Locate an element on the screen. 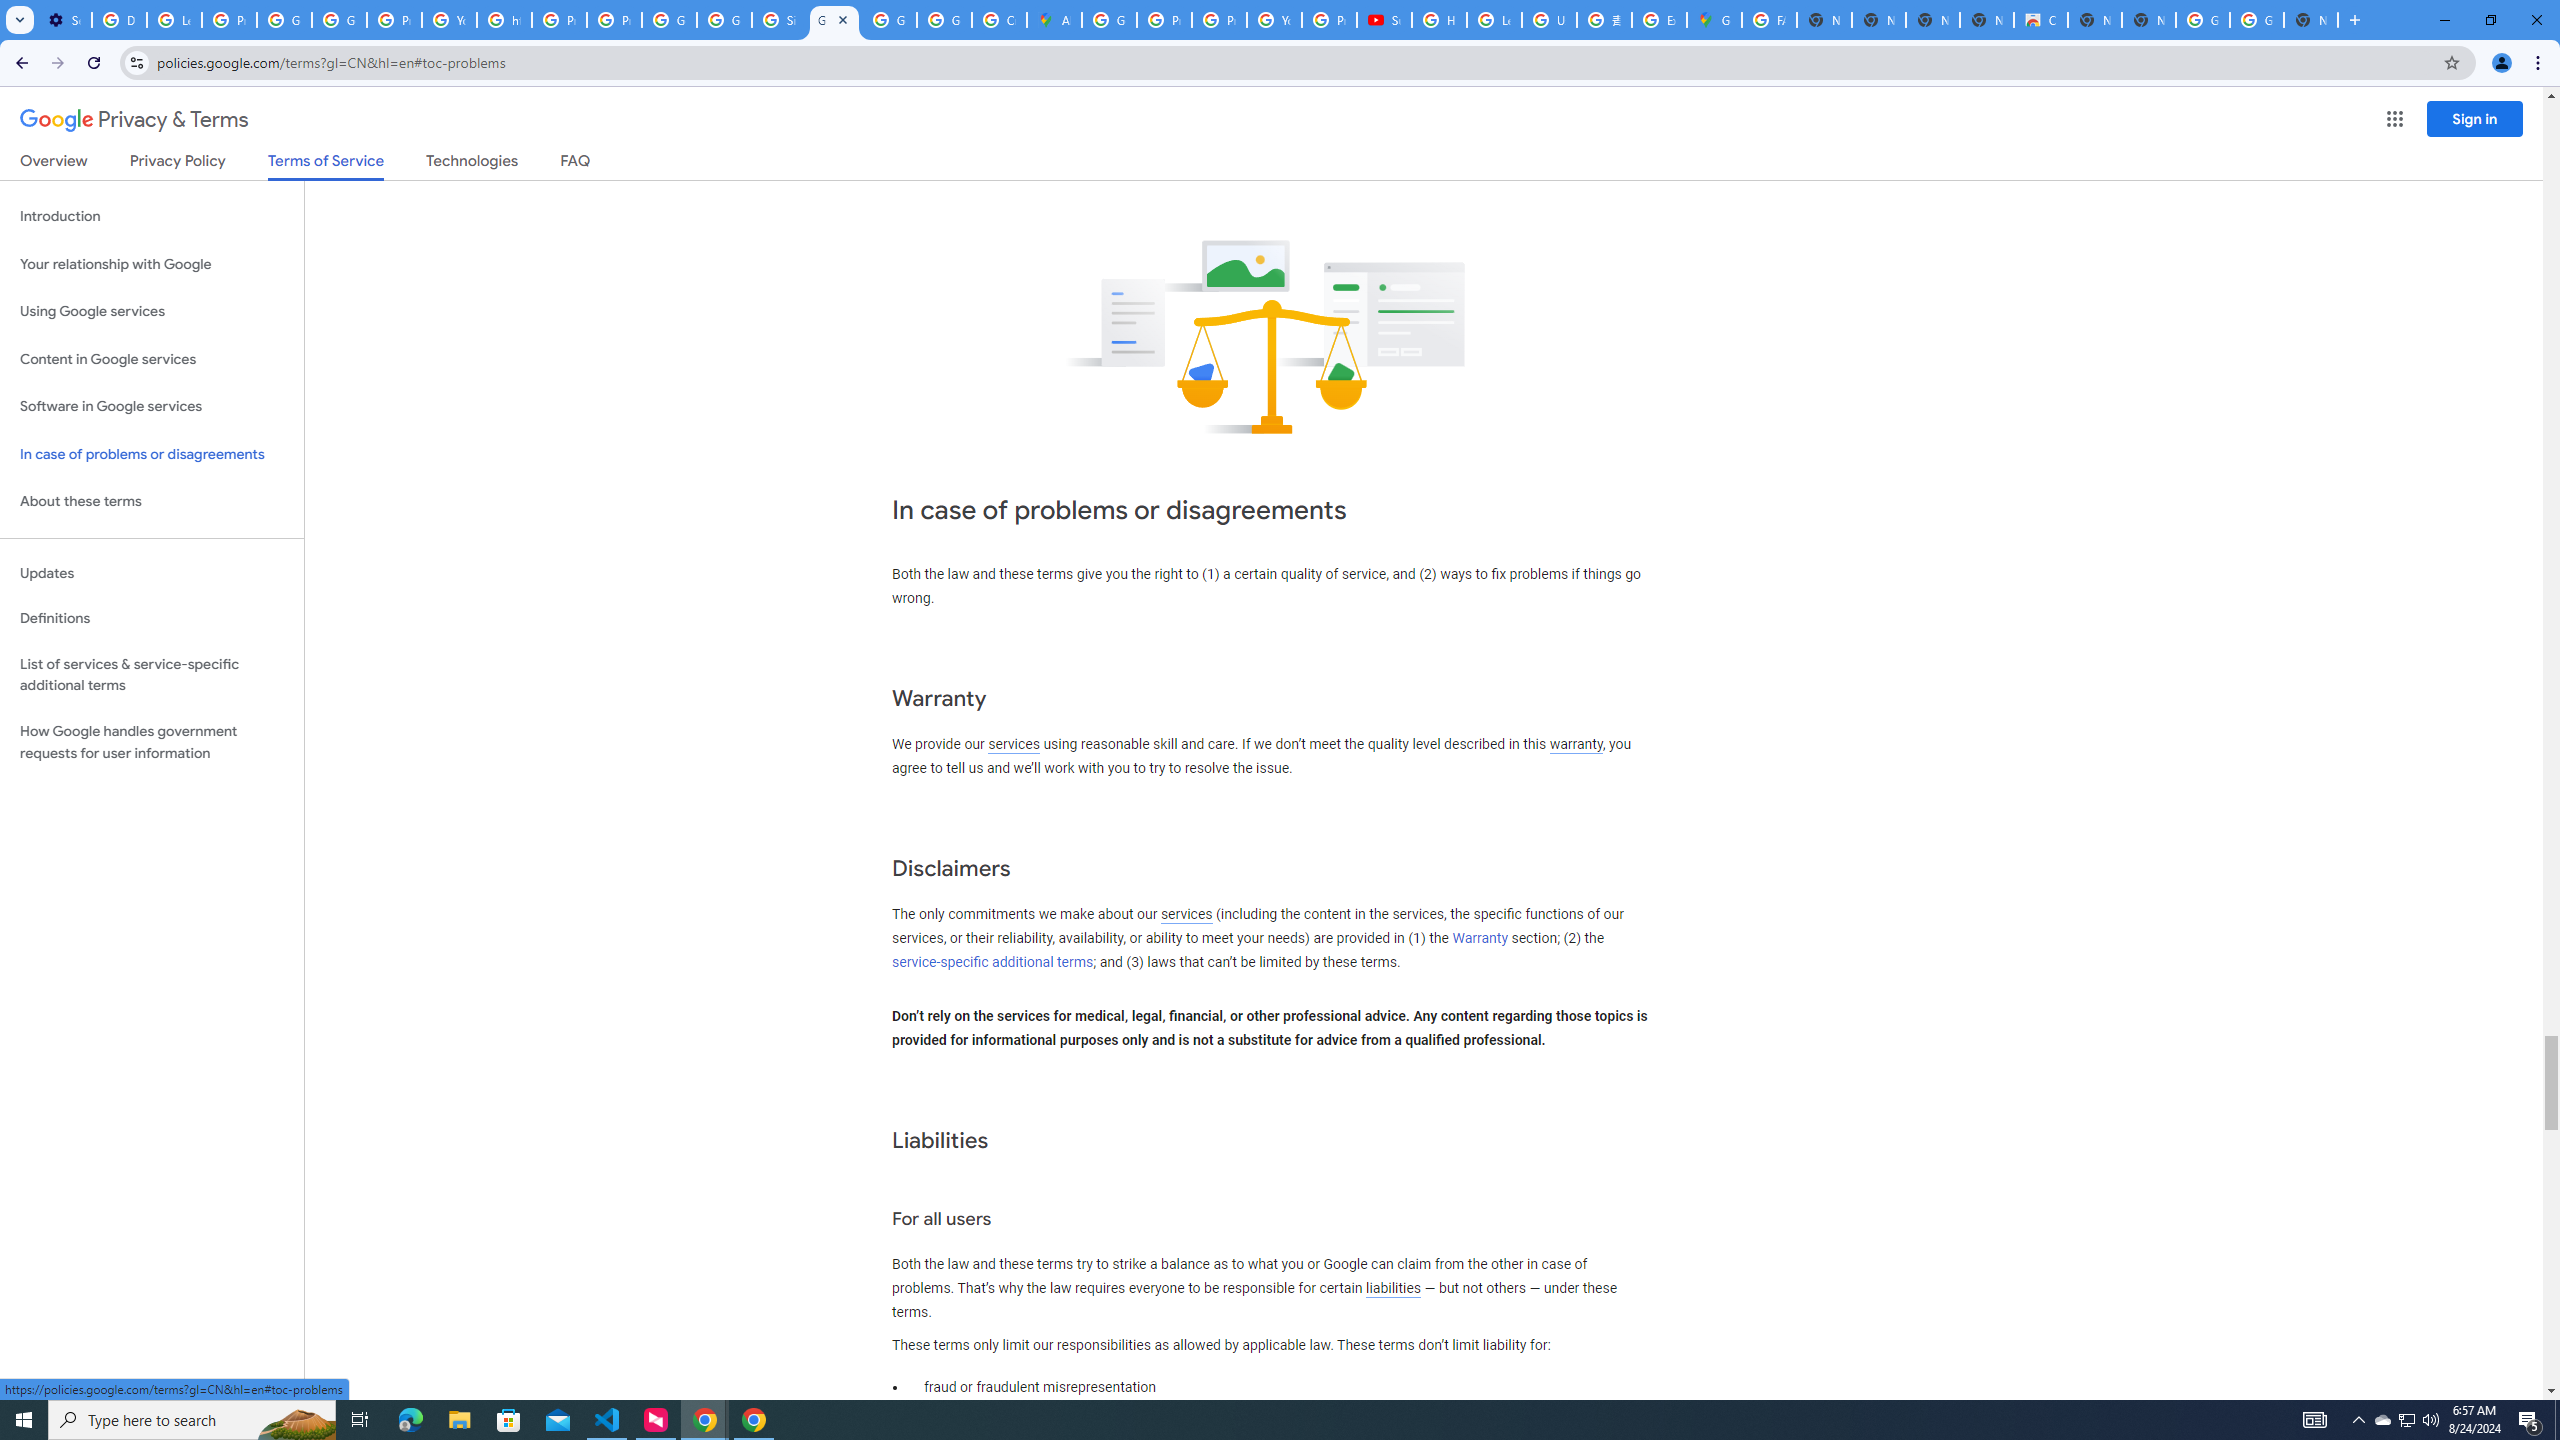 The width and height of the screenshot is (2560, 1440). 'About these terms' is located at coordinates (151, 501).